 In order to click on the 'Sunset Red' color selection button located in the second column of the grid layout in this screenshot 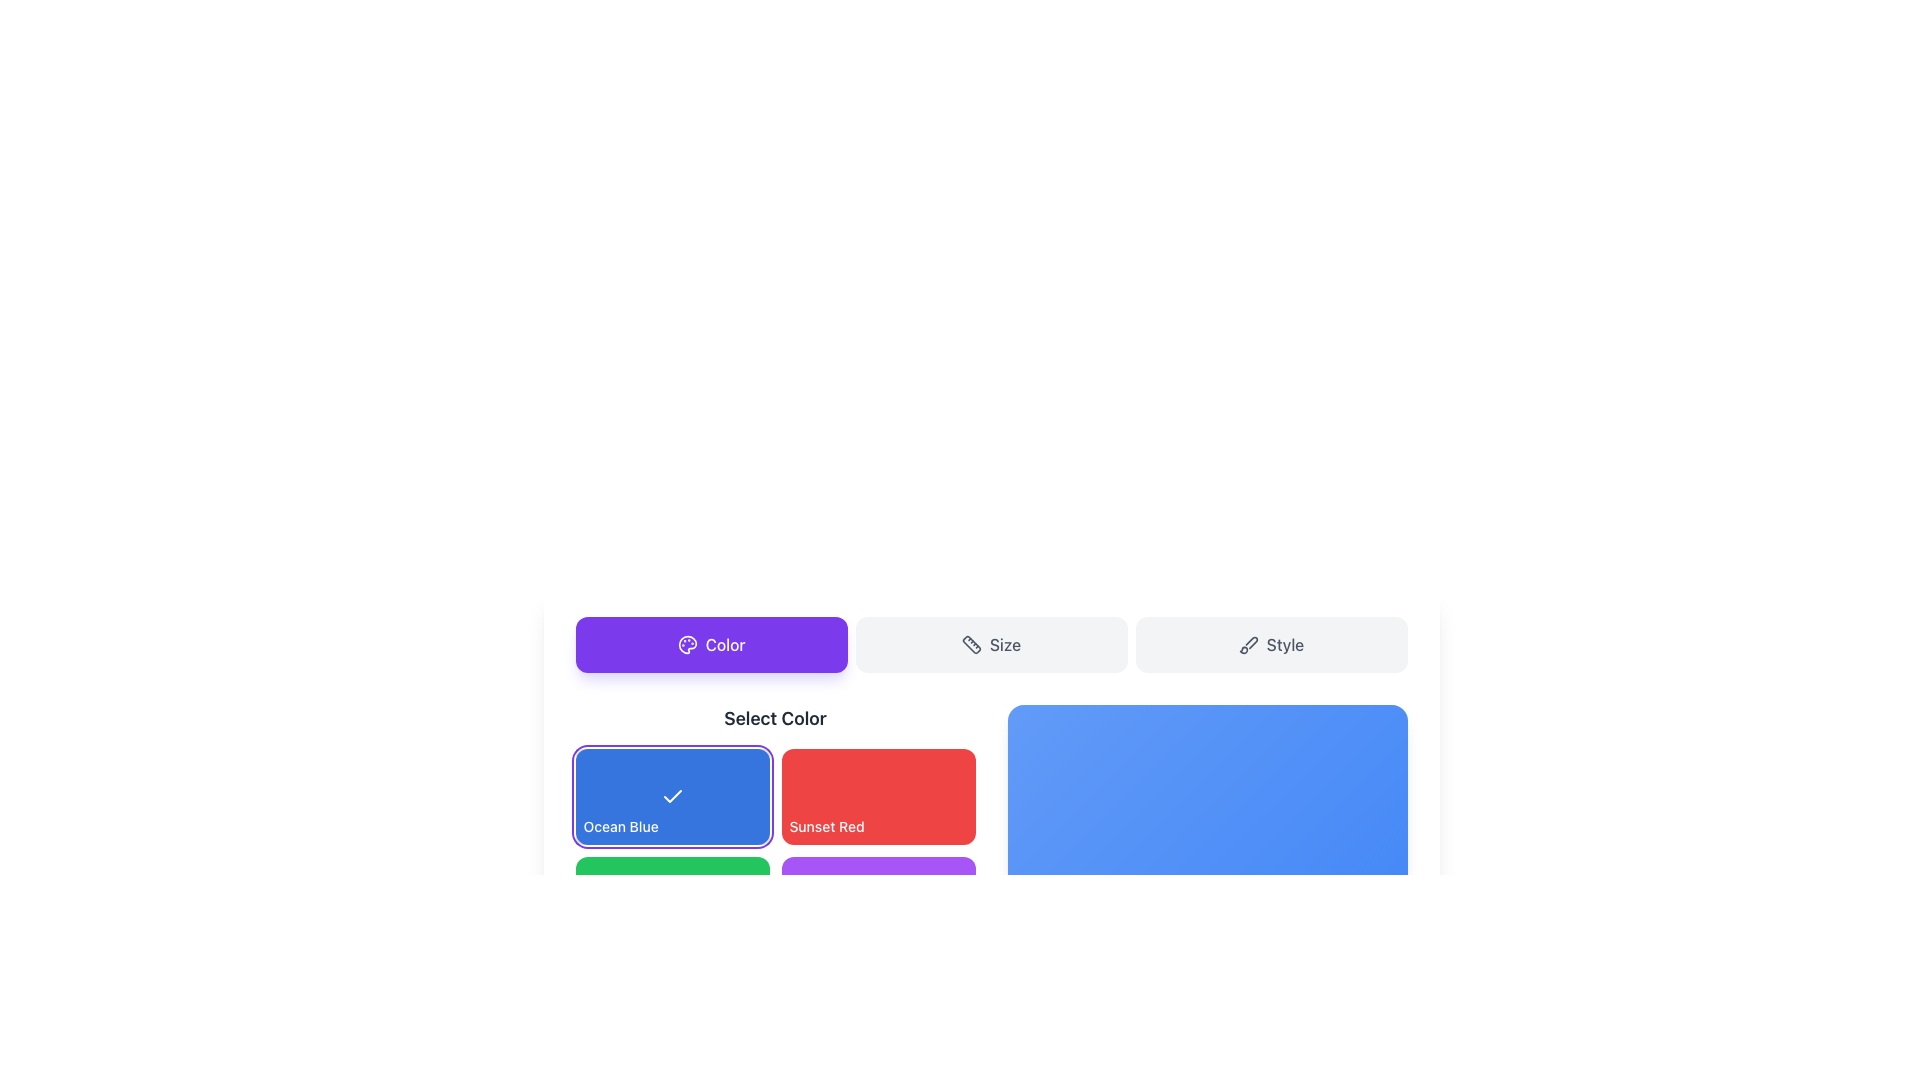, I will do `click(774, 829)`.